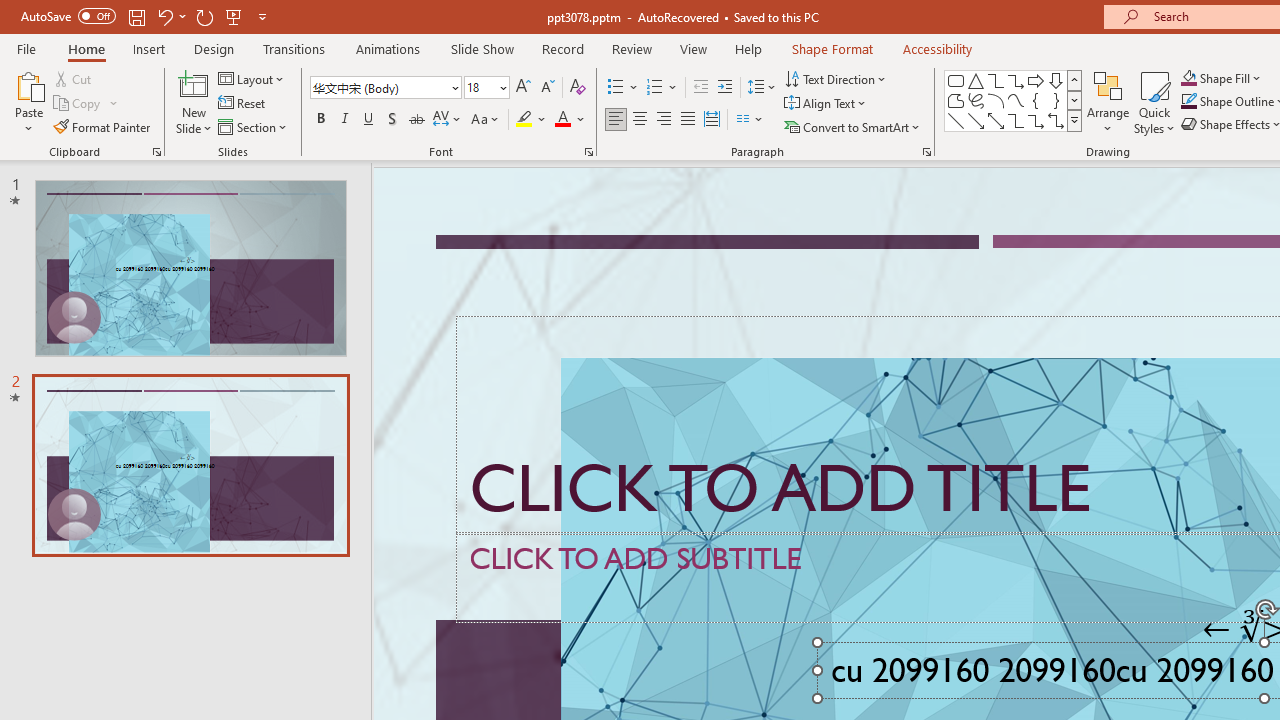  What do you see at coordinates (995, 120) in the screenshot?
I see `'Line Arrow: Double'` at bounding box center [995, 120].